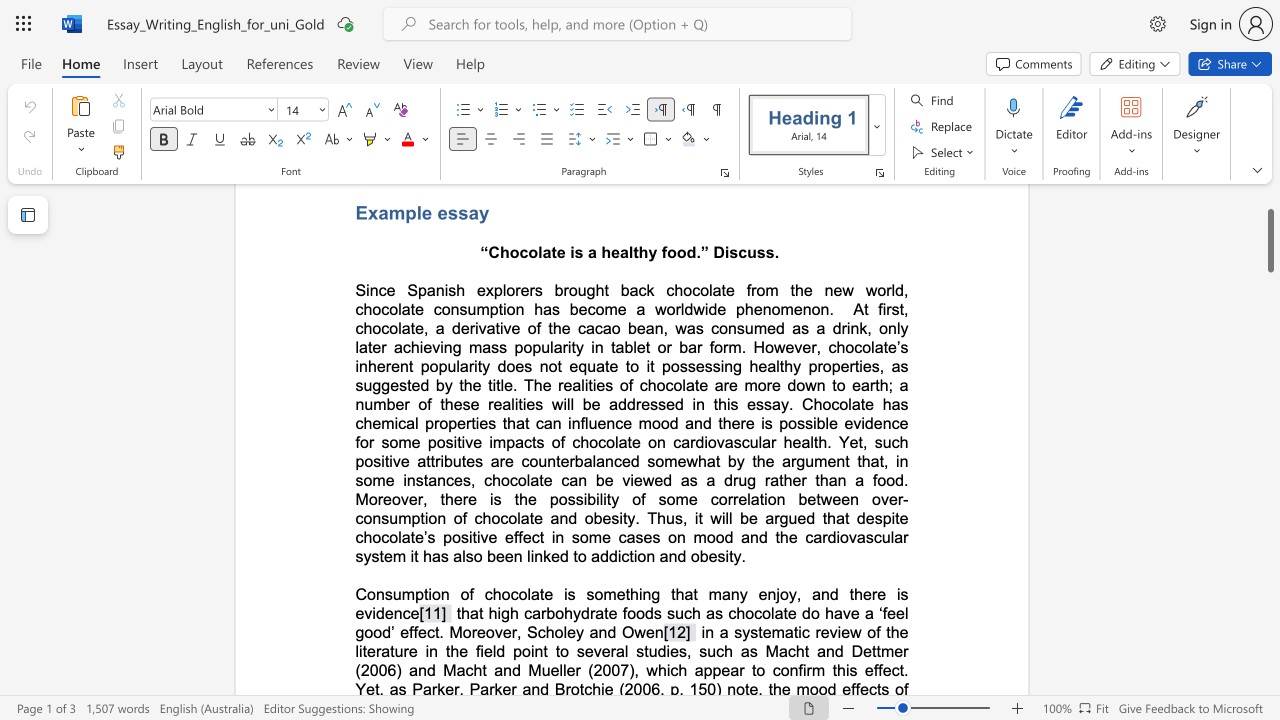 The height and width of the screenshot is (720, 1280). Describe the element at coordinates (1269, 239) in the screenshot. I see `the scrollbar and move up 80 pixels` at that location.